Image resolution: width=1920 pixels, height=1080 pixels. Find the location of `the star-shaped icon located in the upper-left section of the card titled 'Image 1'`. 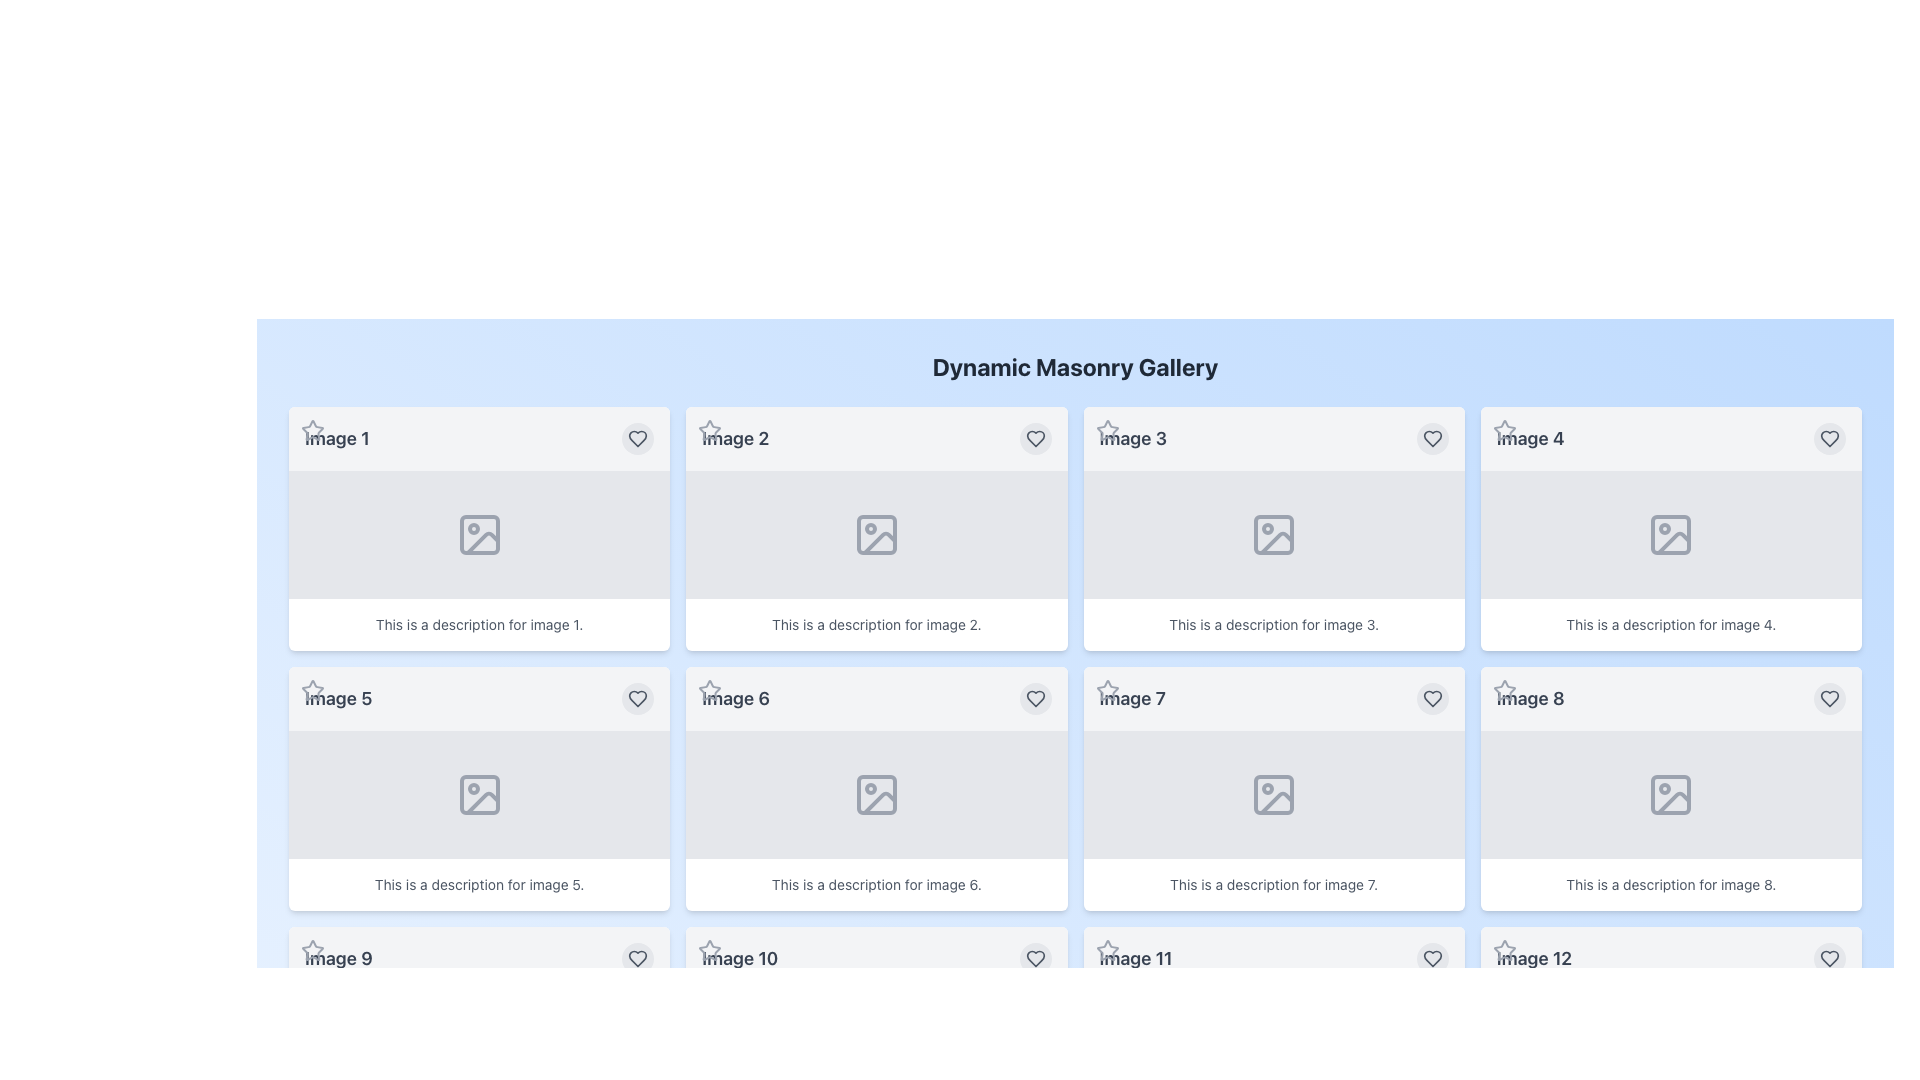

the star-shaped icon located in the upper-left section of the card titled 'Image 1' is located at coordinates (311, 429).